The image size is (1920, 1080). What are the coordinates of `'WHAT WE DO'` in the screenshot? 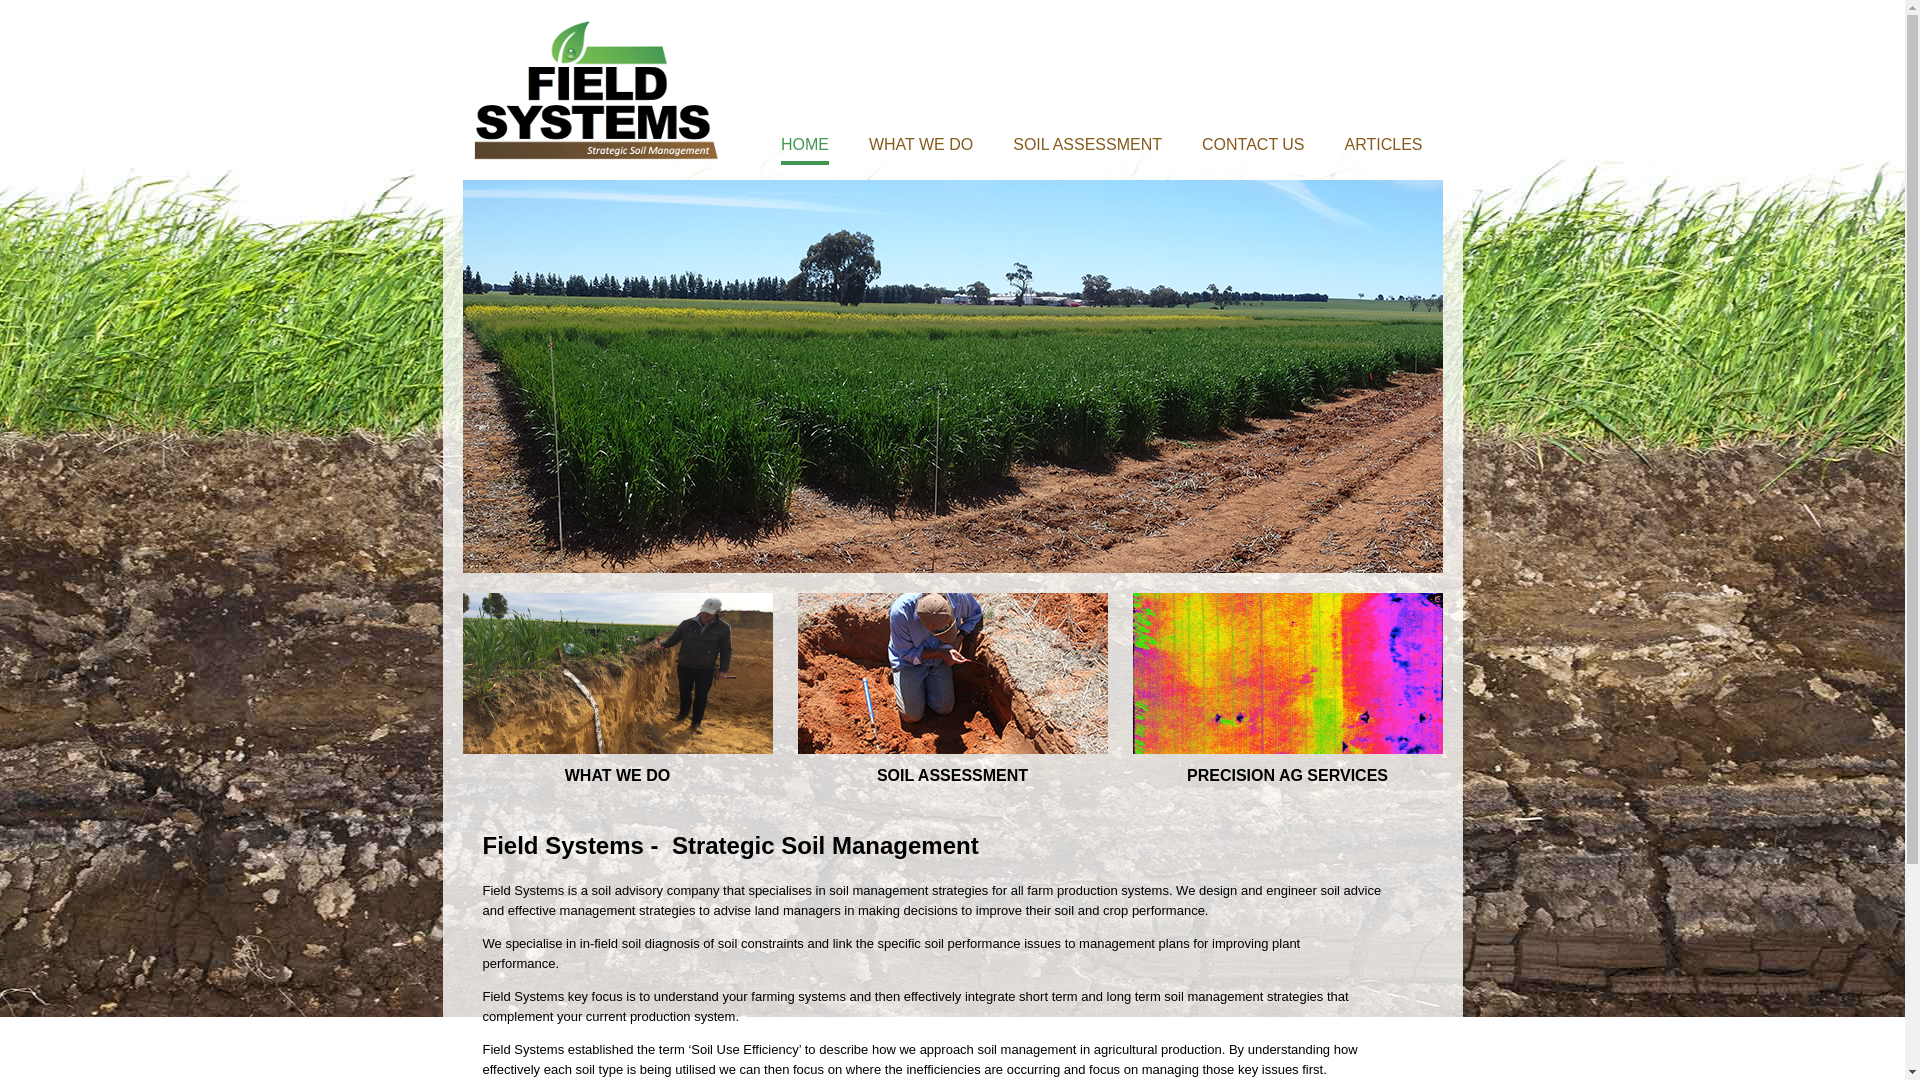 It's located at (868, 142).